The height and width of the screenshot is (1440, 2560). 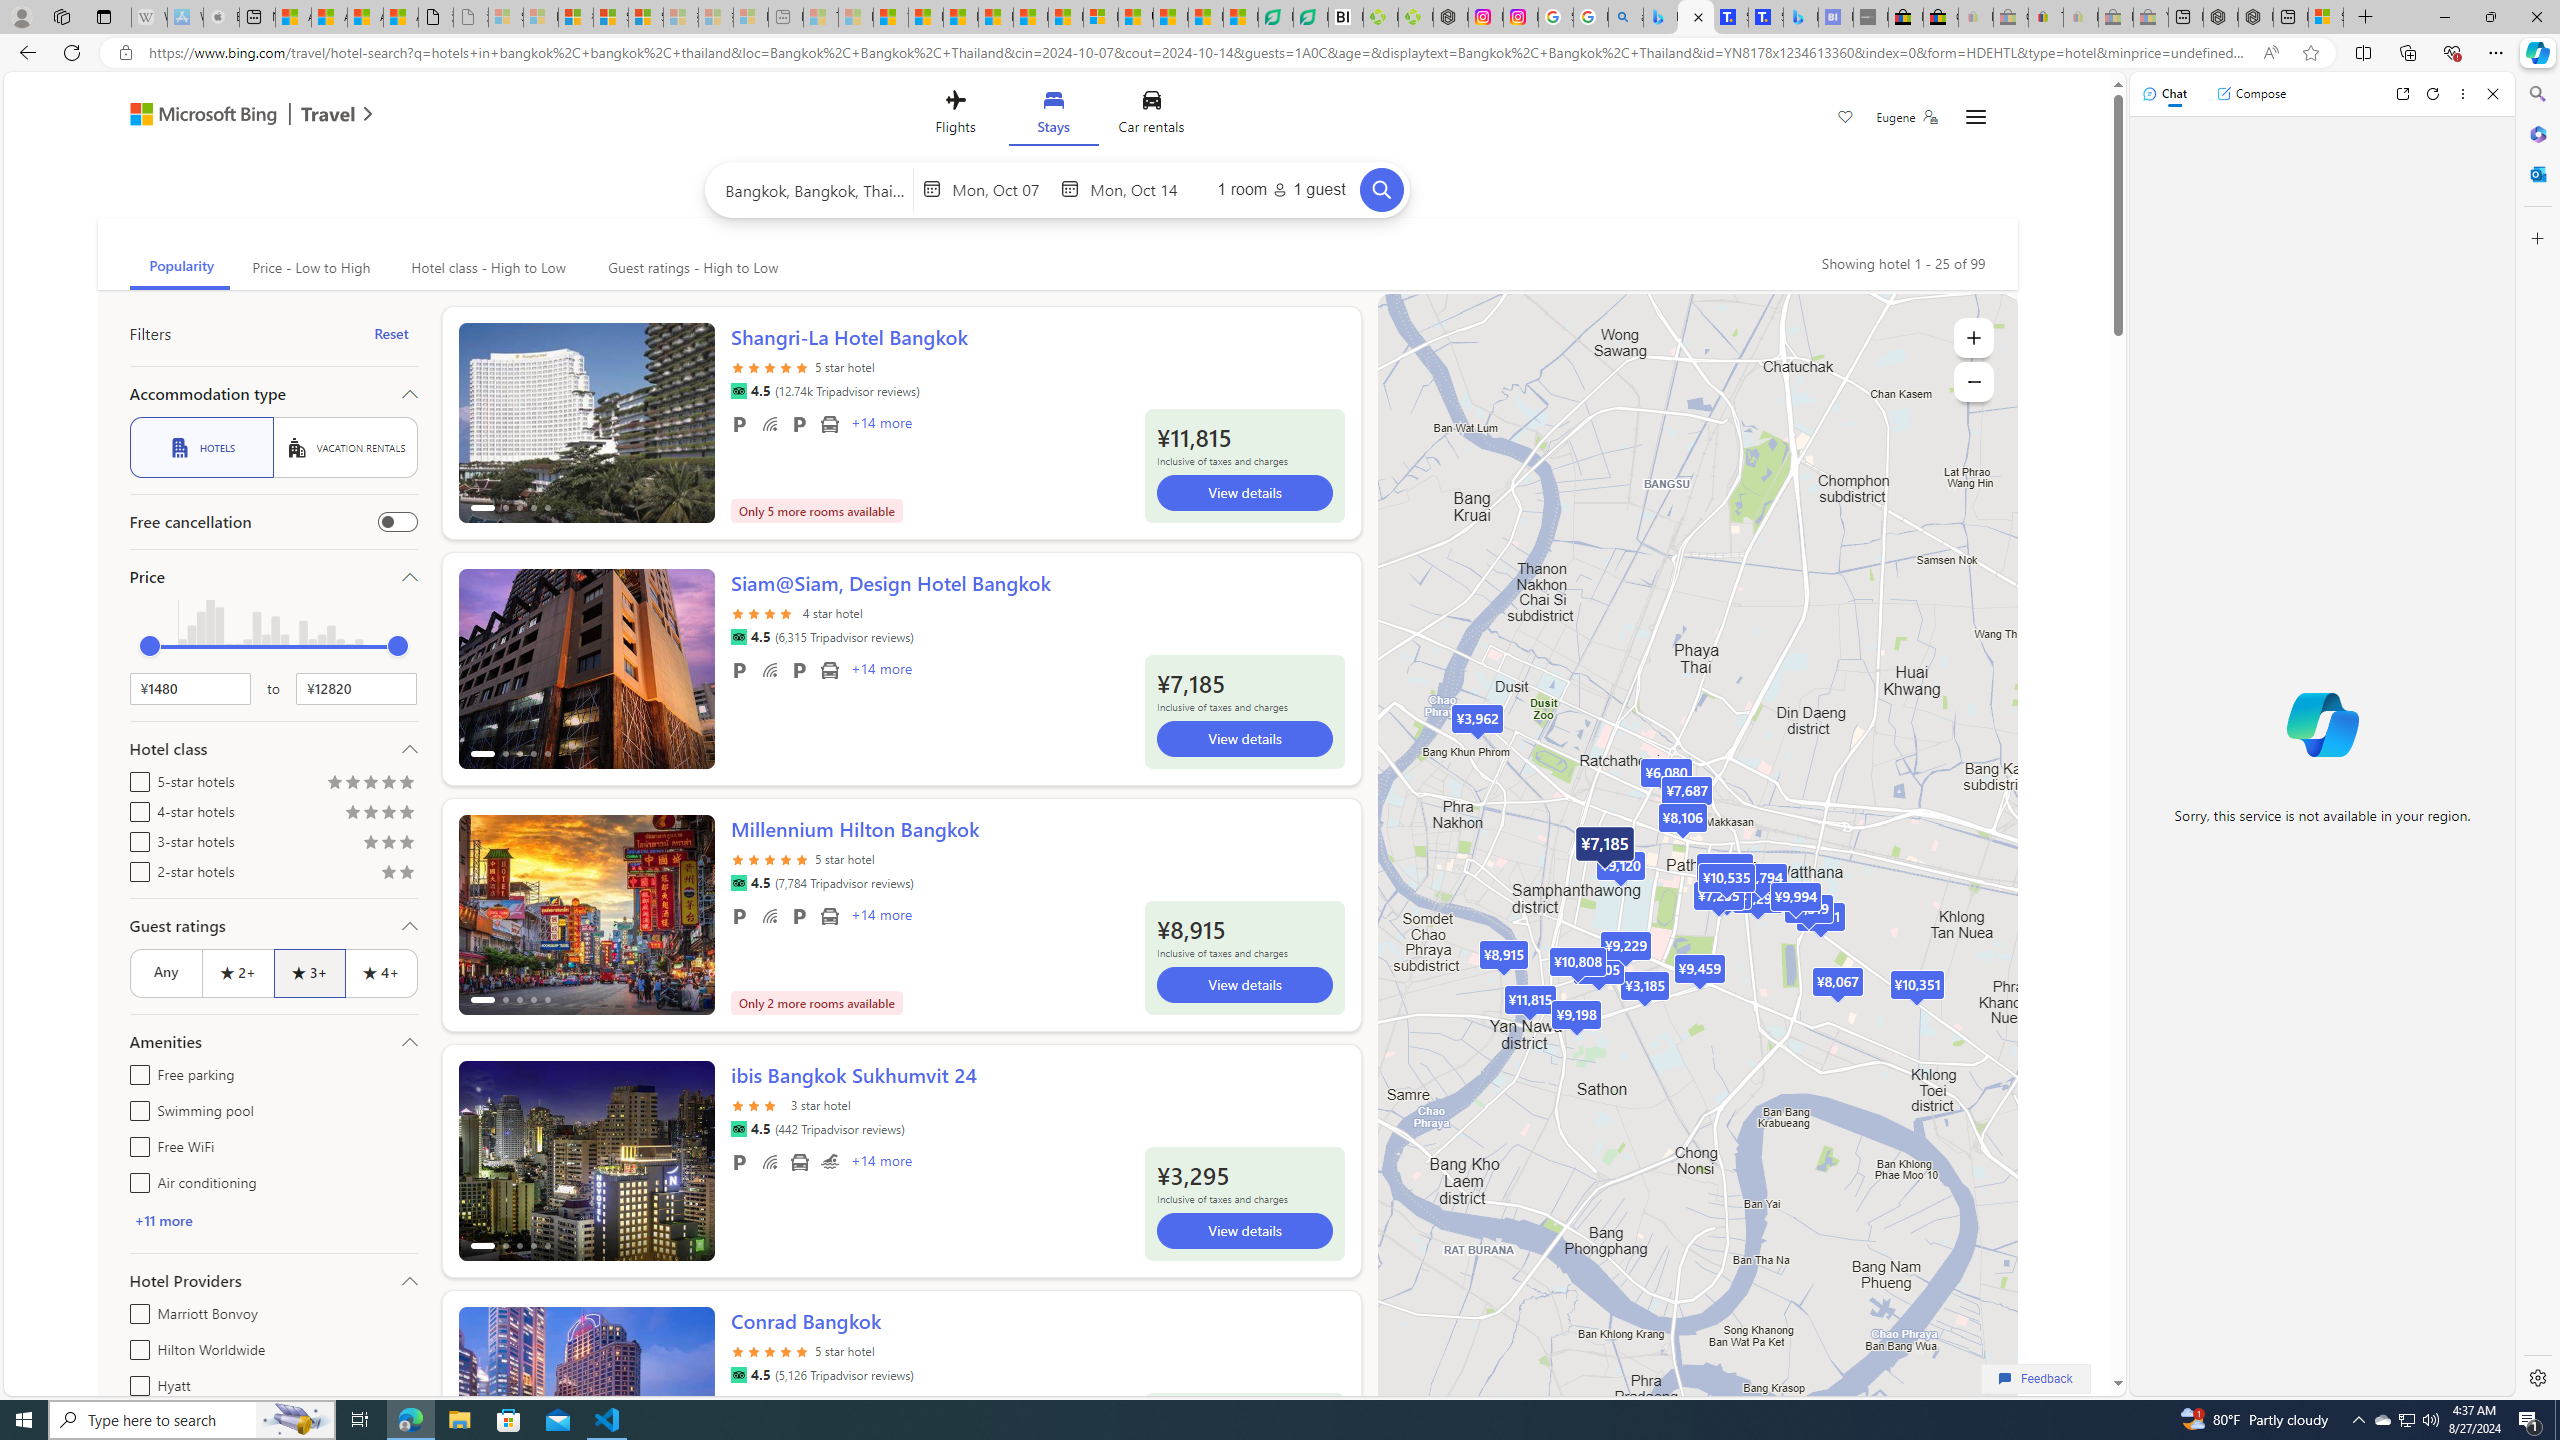 I want to click on 'HOTELS', so click(x=199, y=447).